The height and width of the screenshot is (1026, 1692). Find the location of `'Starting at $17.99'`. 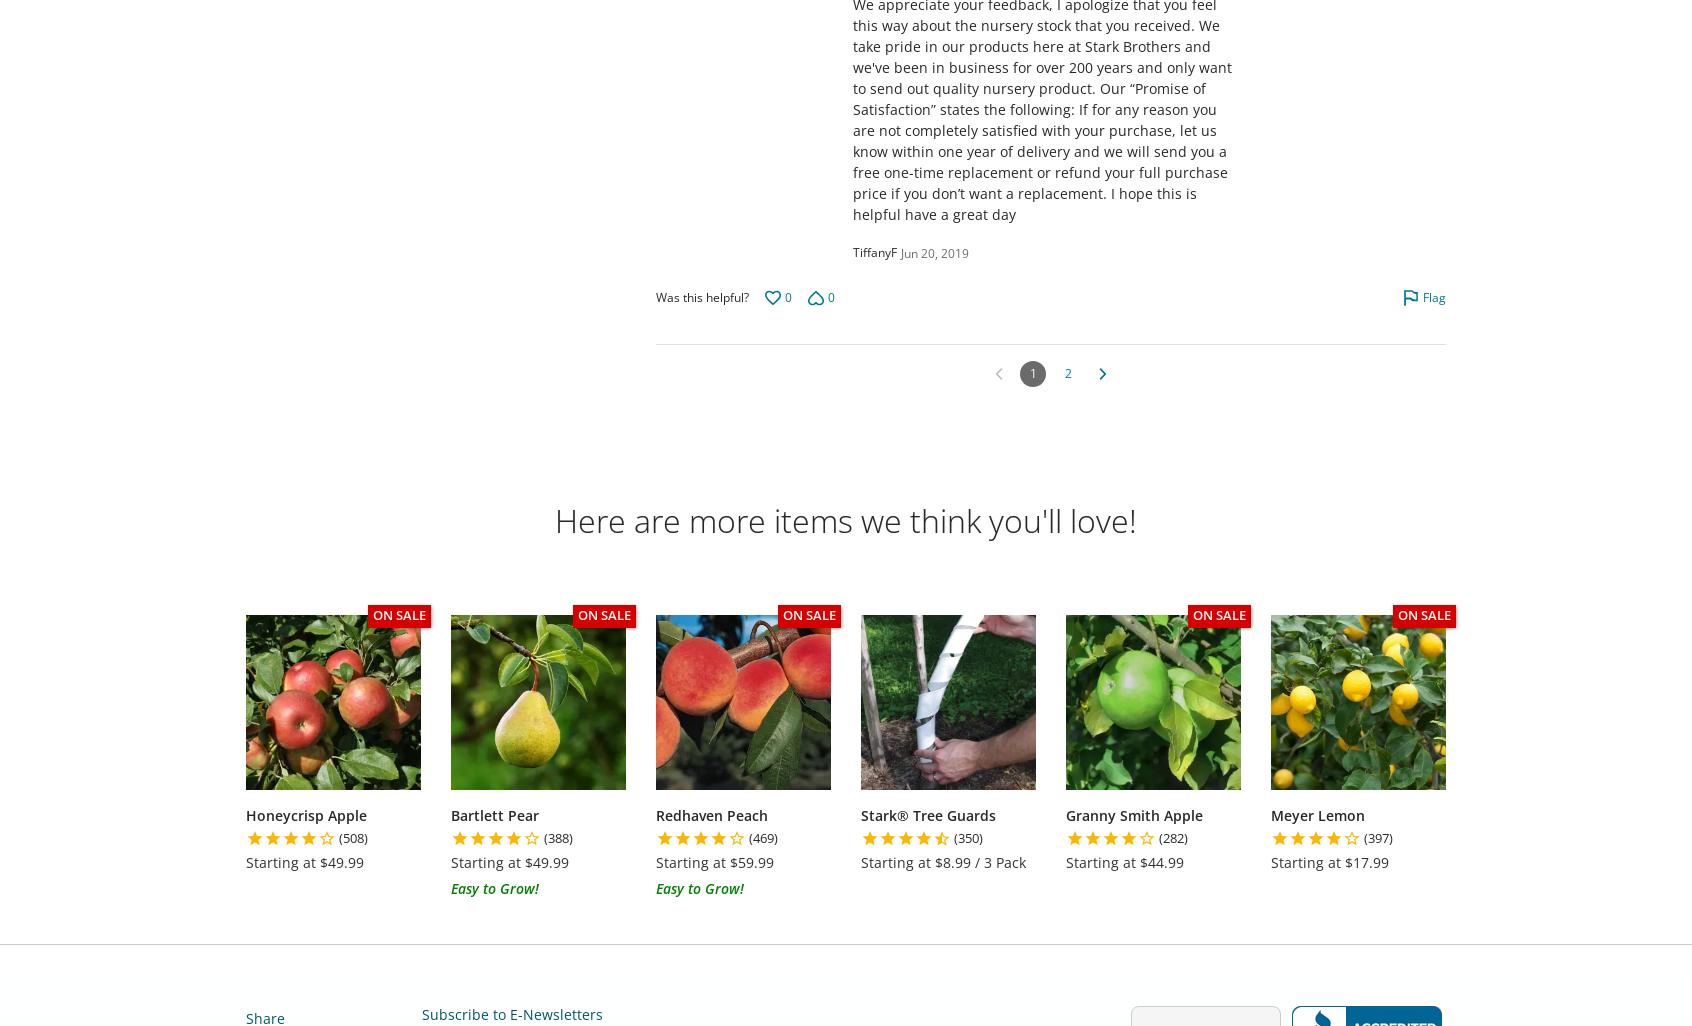

'Starting at $17.99' is located at coordinates (1329, 861).